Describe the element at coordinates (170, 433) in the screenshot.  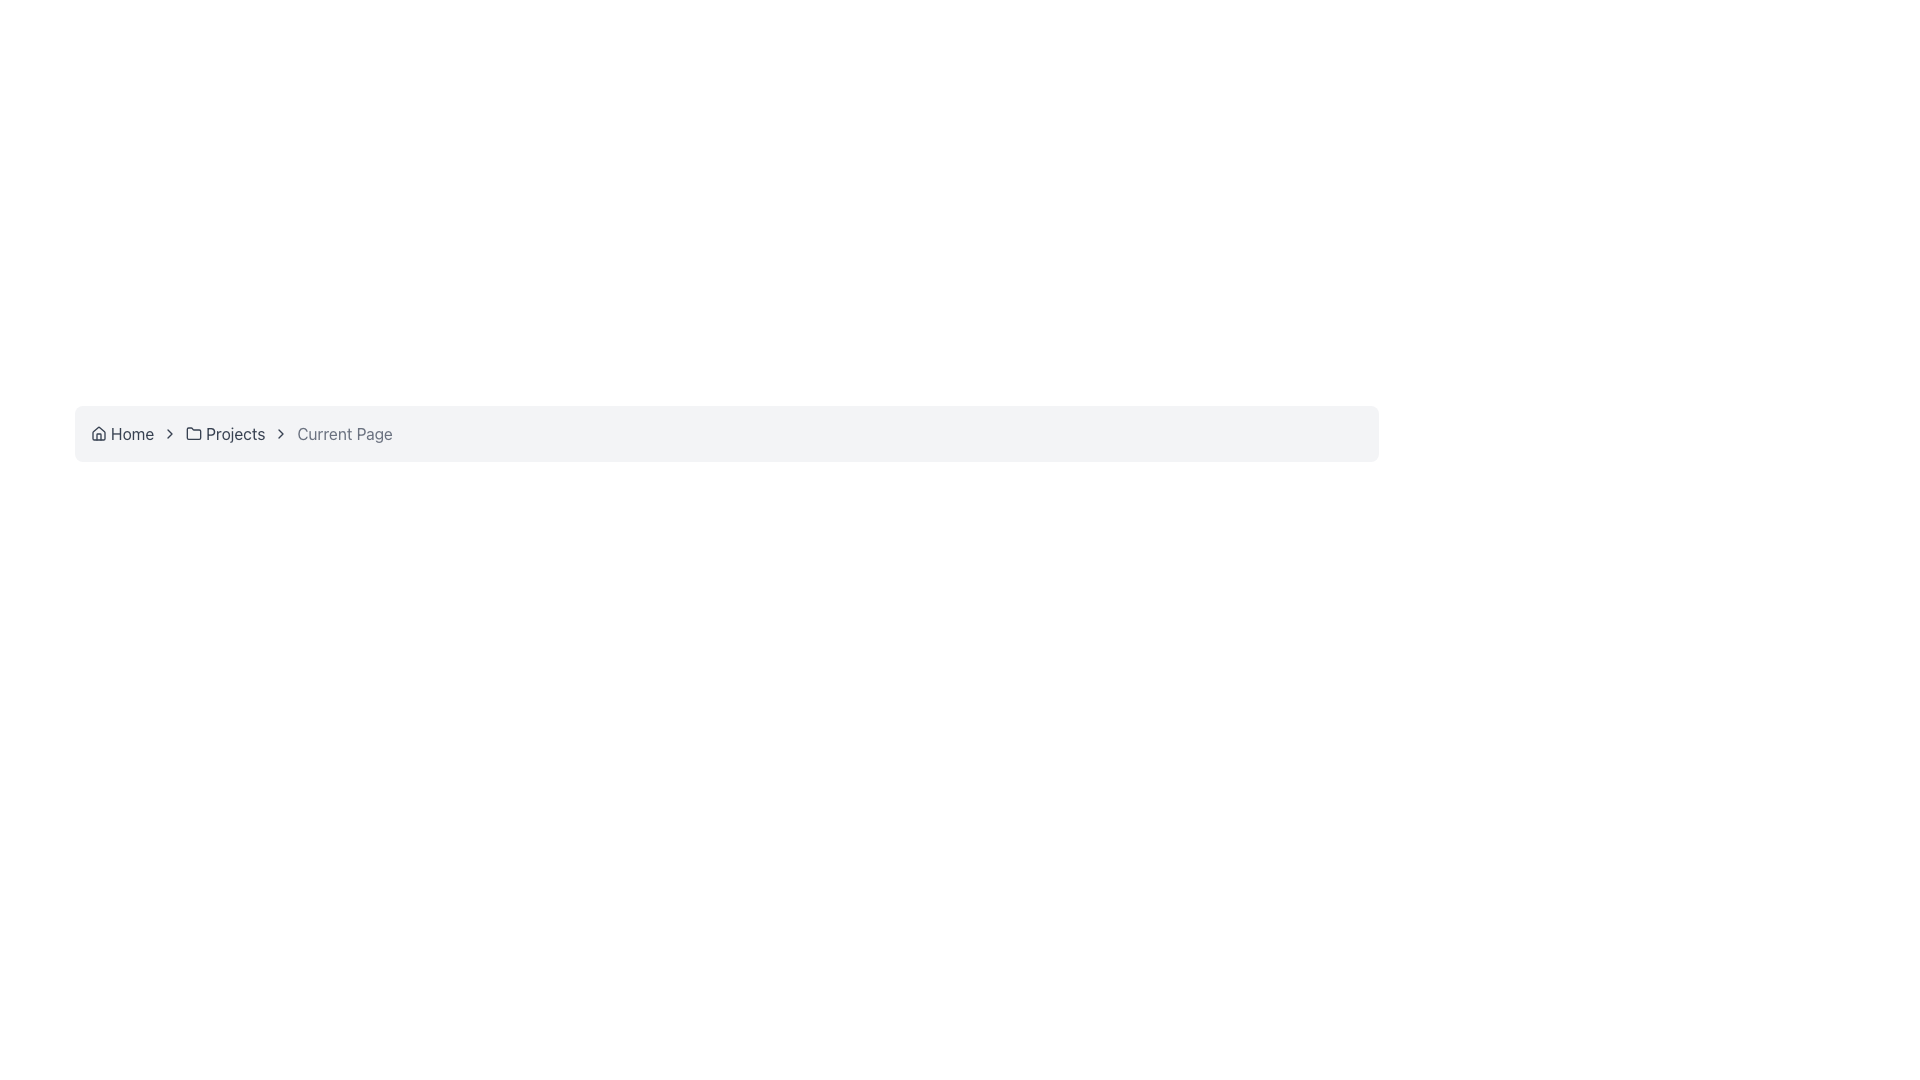
I see `the first chevron icon in the breadcrumb navigation bar, positioned between the 'Home' and 'Projects' texts, which visually signifies a transition in the hierarchy` at that location.